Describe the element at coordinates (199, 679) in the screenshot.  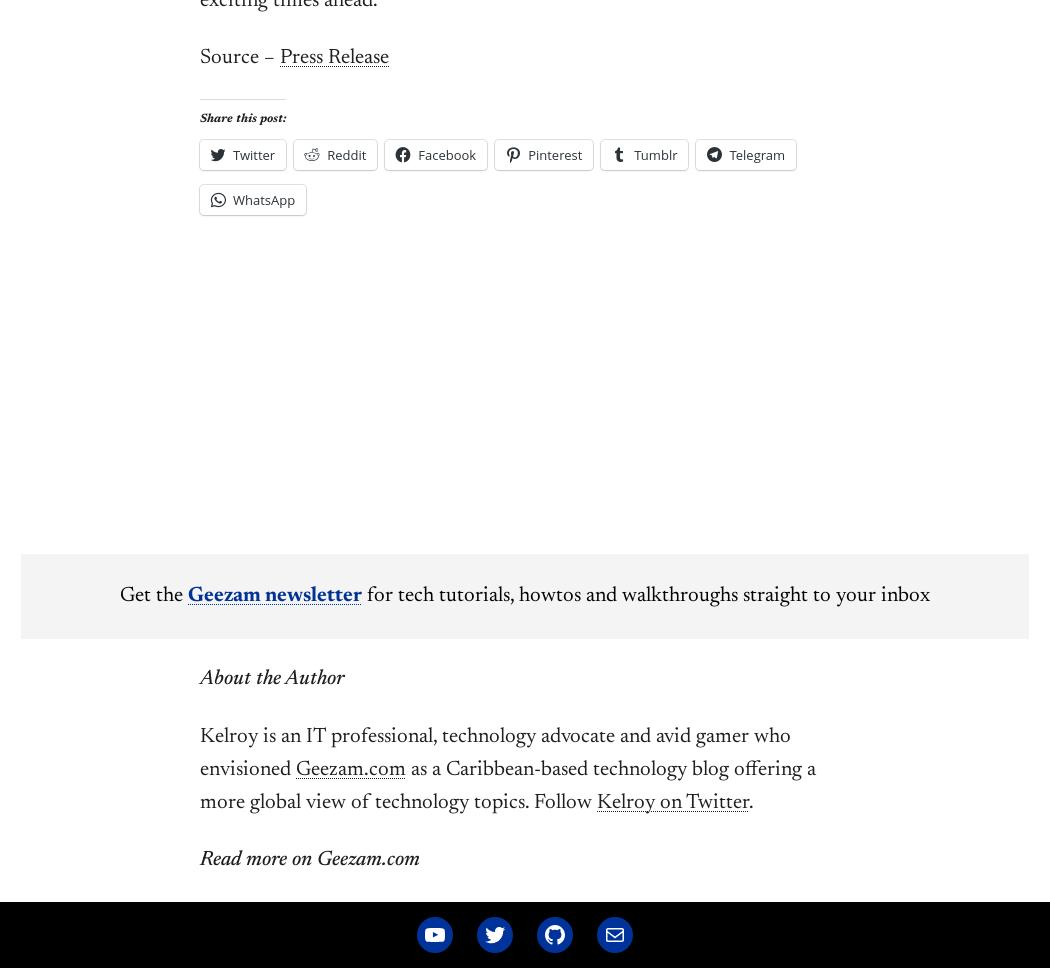
I see `'About the Author'` at that location.